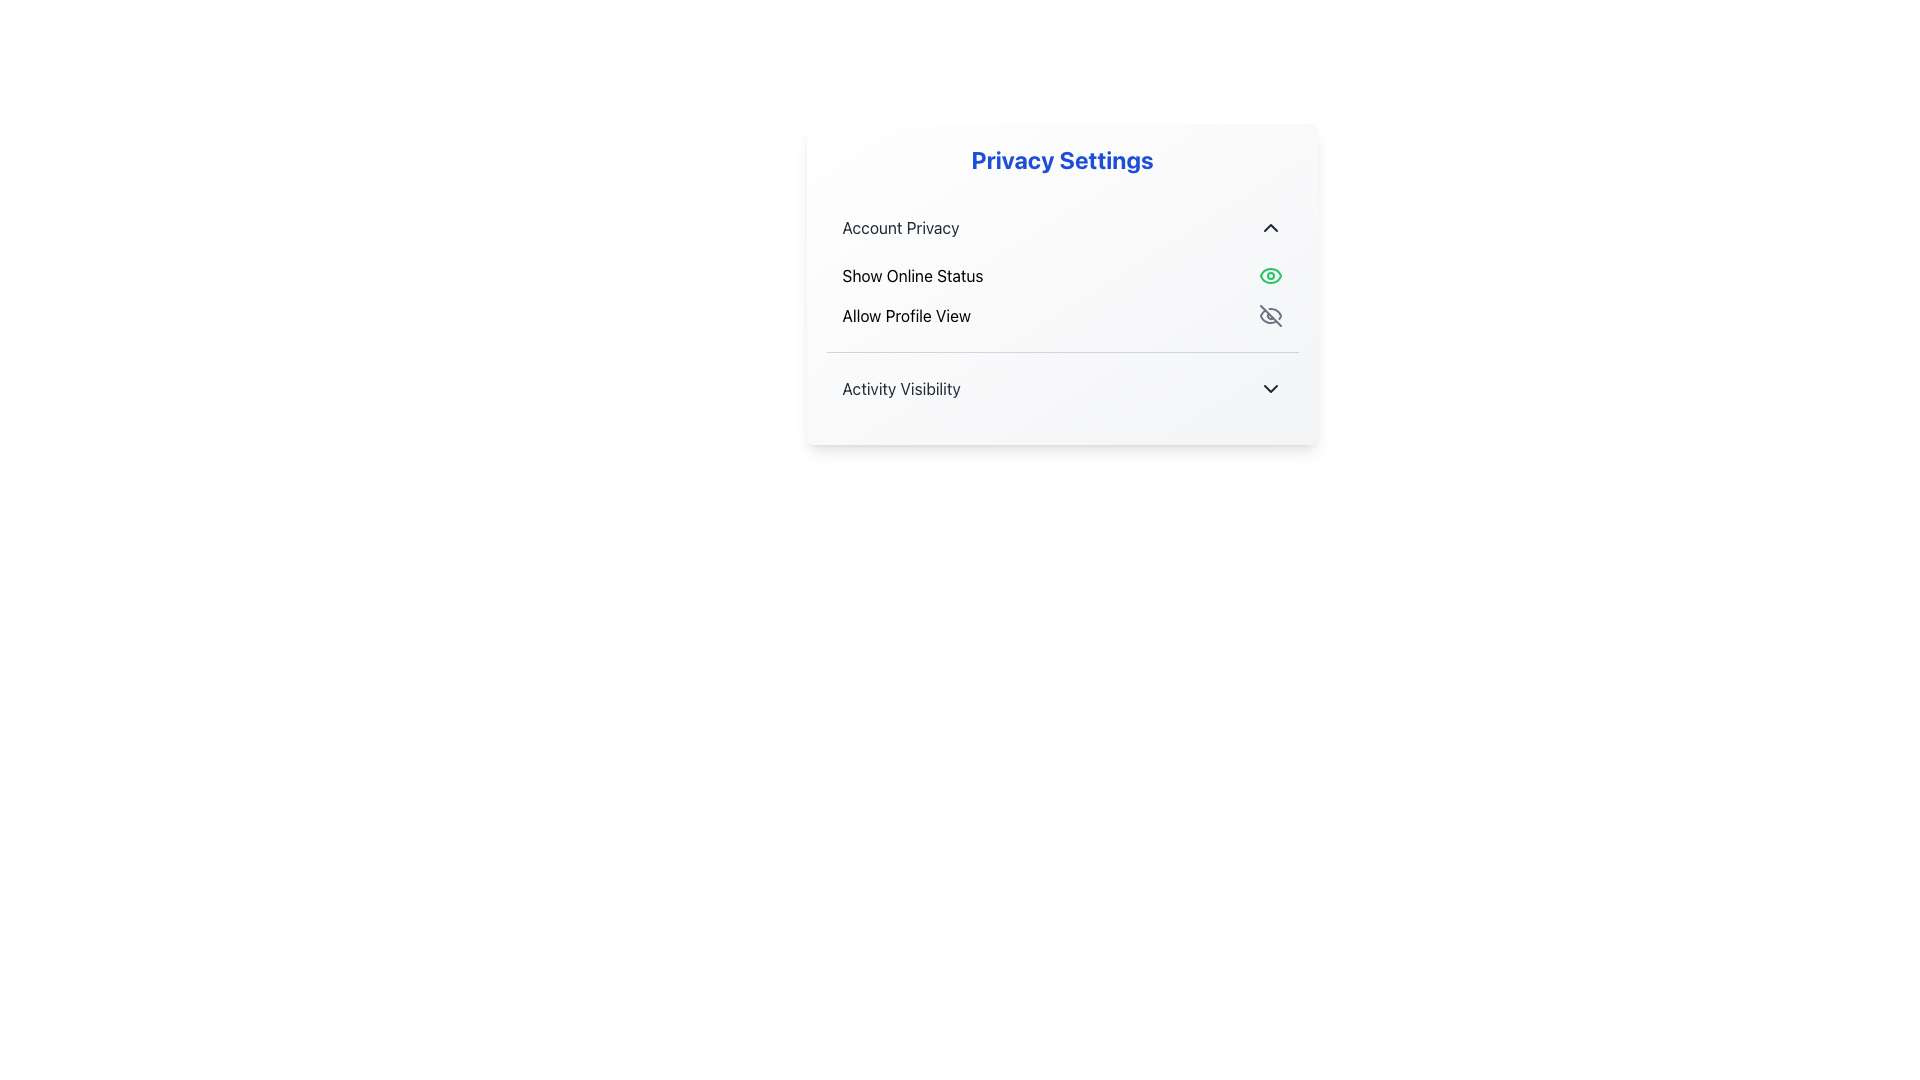 Image resolution: width=1920 pixels, height=1080 pixels. I want to click on the 'Privacy Options' section in the 'Privacy Settings' area, so click(1061, 308).